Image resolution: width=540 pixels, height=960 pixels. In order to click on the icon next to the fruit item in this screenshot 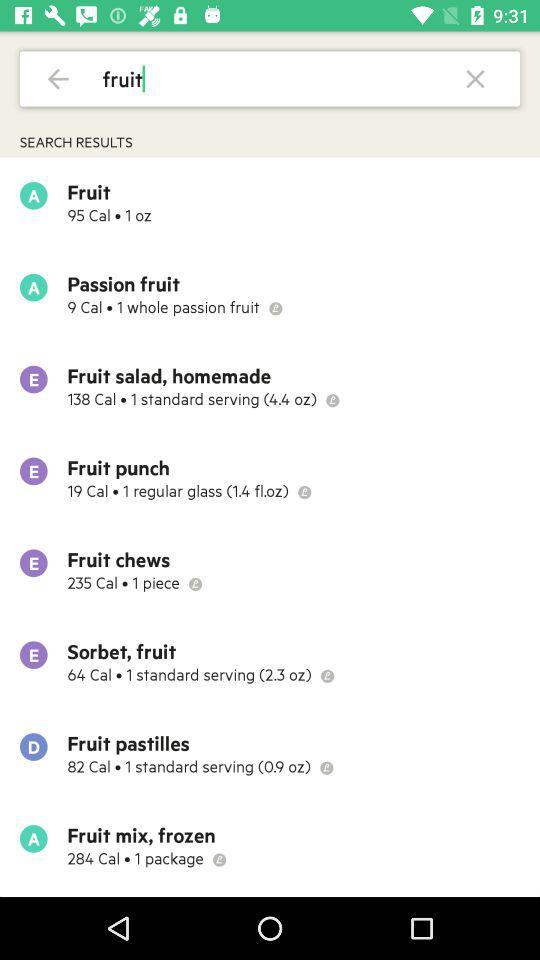, I will do `click(474, 78)`.